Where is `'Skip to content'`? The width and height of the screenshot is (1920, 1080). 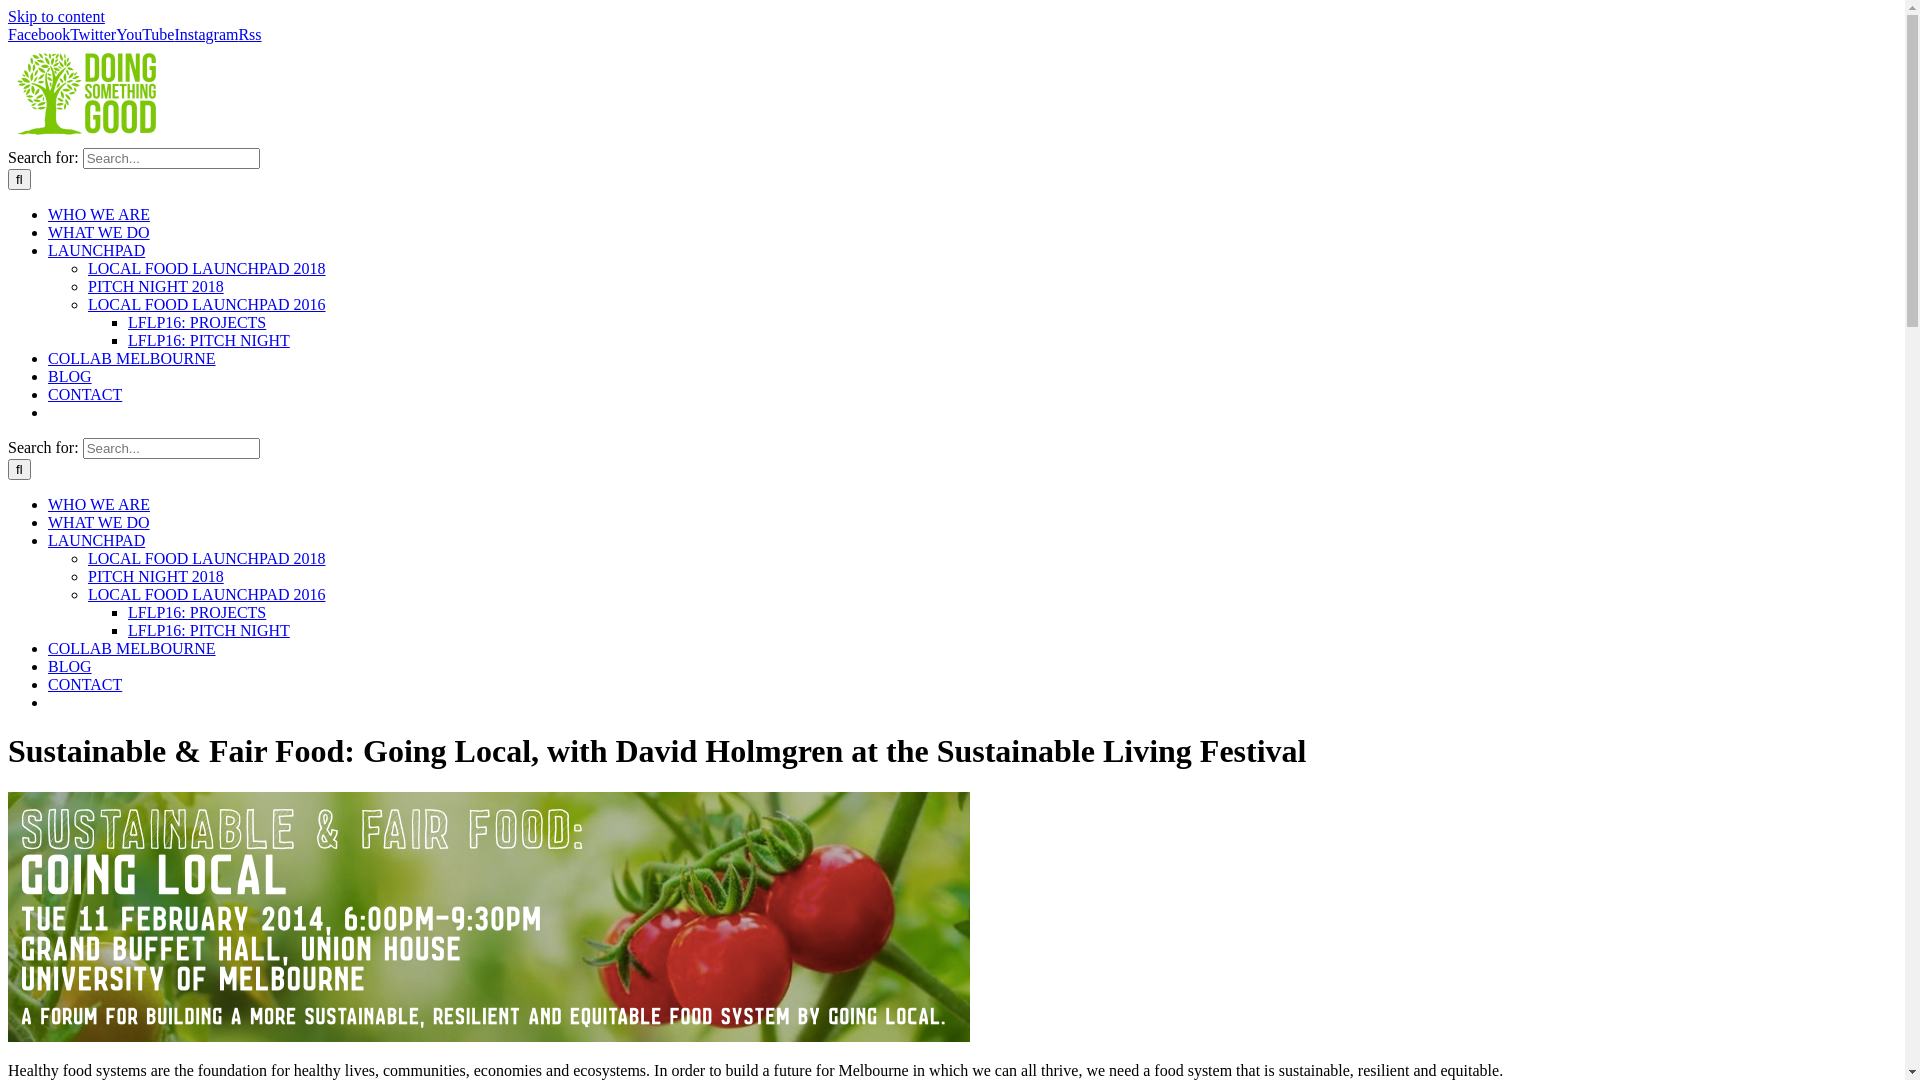
'Skip to content' is located at coordinates (8, 16).